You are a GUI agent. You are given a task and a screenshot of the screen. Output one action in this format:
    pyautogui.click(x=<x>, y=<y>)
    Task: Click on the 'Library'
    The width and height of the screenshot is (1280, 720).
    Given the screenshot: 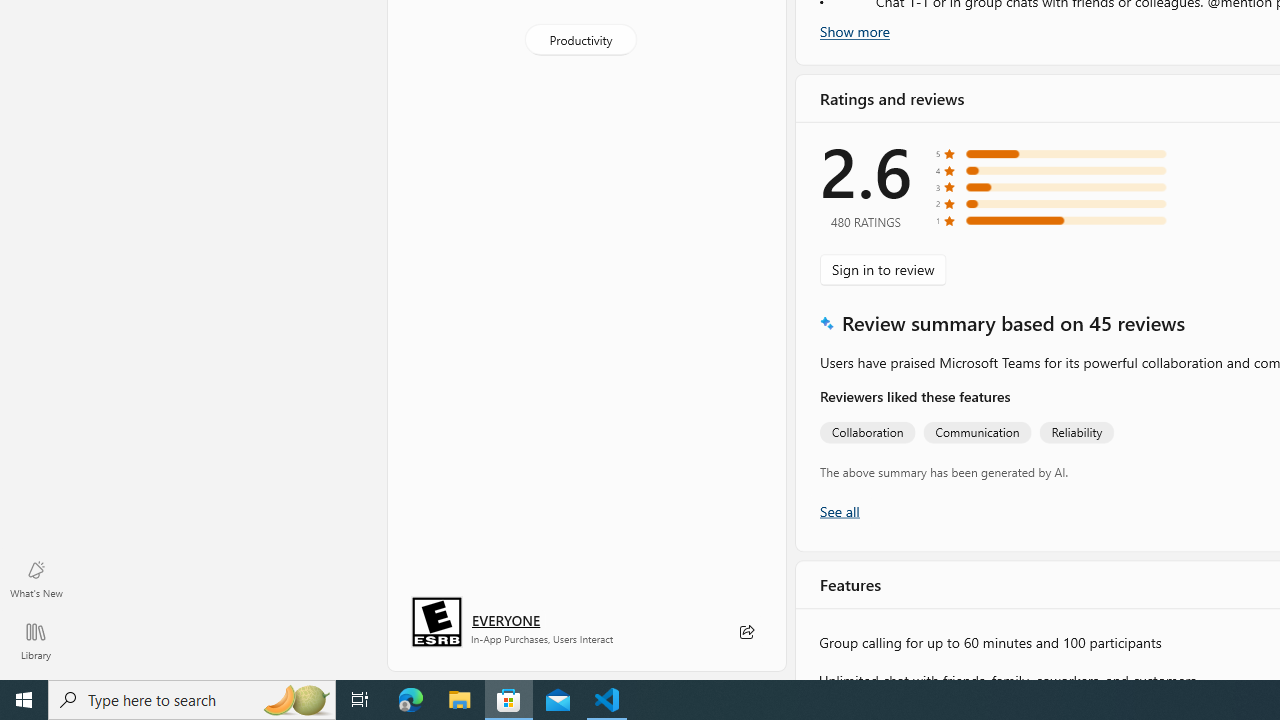 What is the action you would take?
    pyautogui.click(x=35, y=640)
    